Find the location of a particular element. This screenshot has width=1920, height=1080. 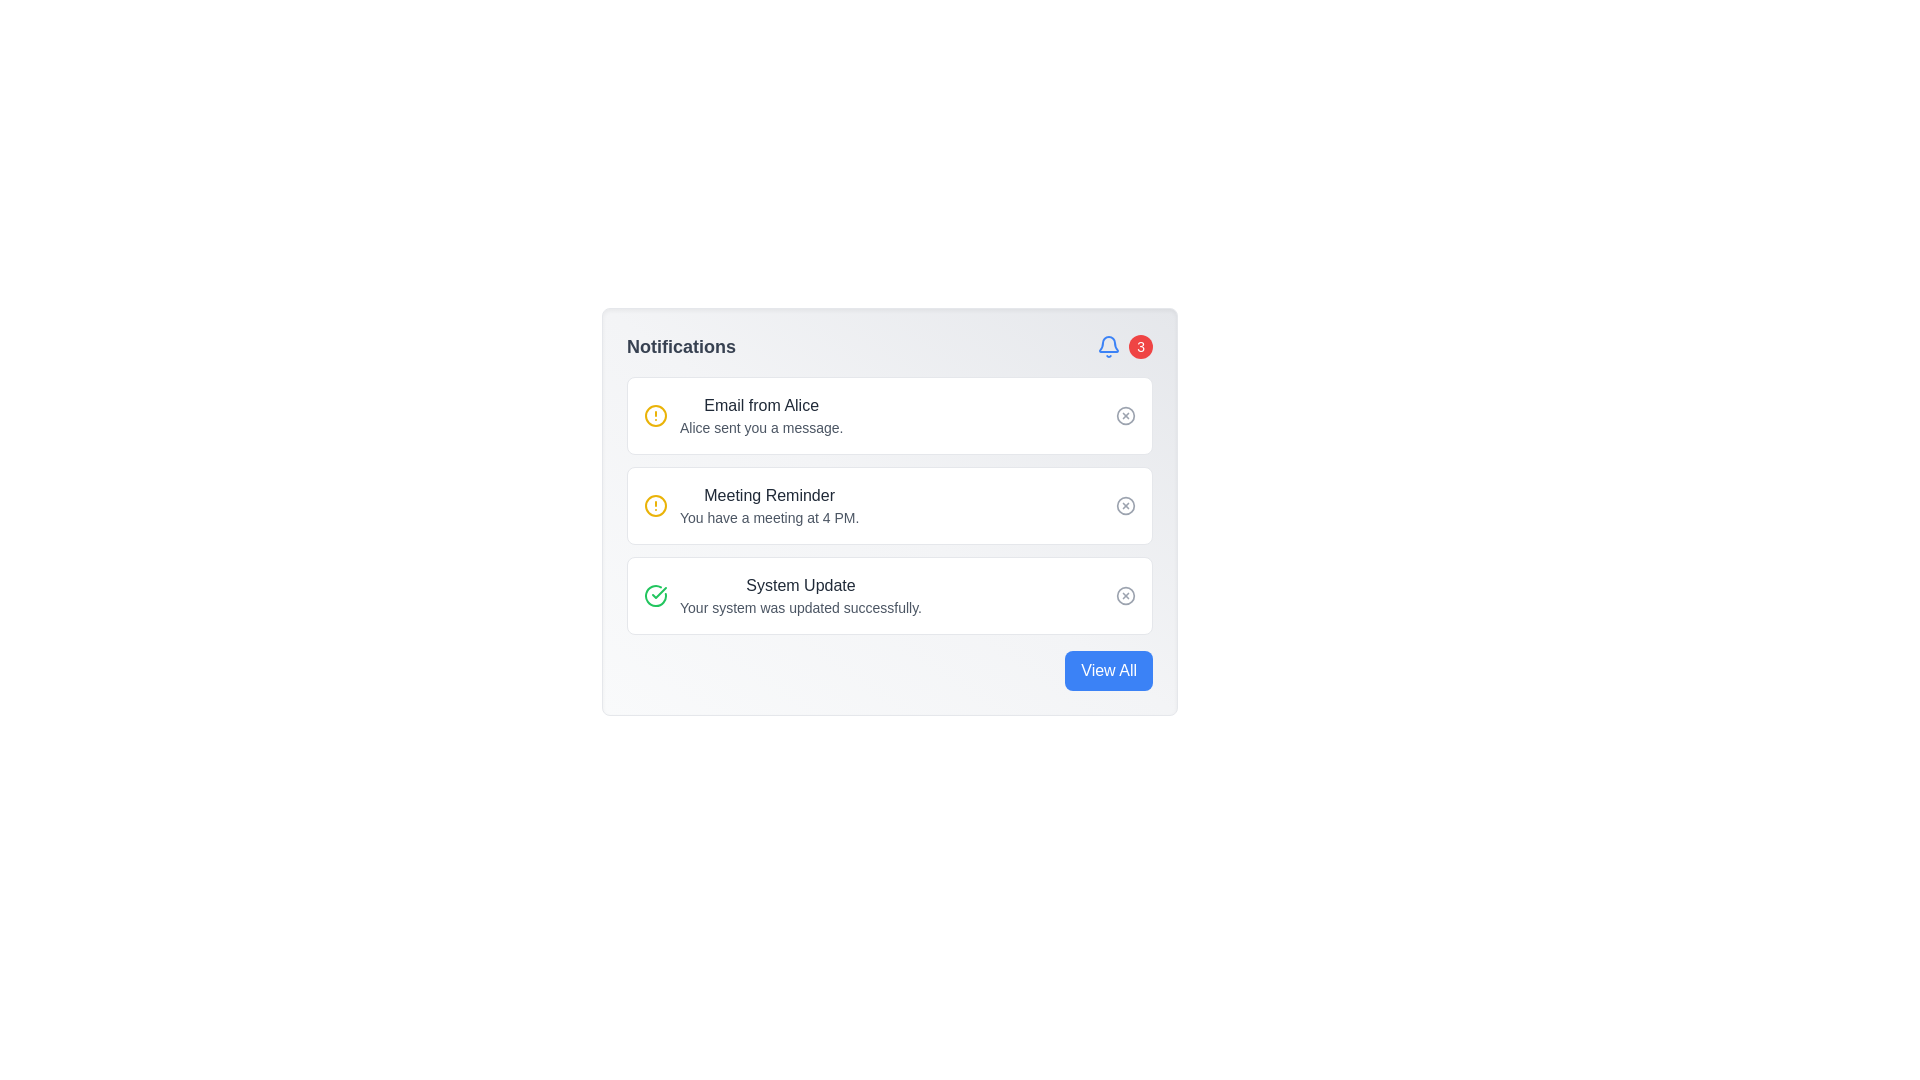

the success status icon within the circular SVG icon at the bottom-left of the 'System Update' notification, which is the third item in the notification list is located at coordinates (656, 595).